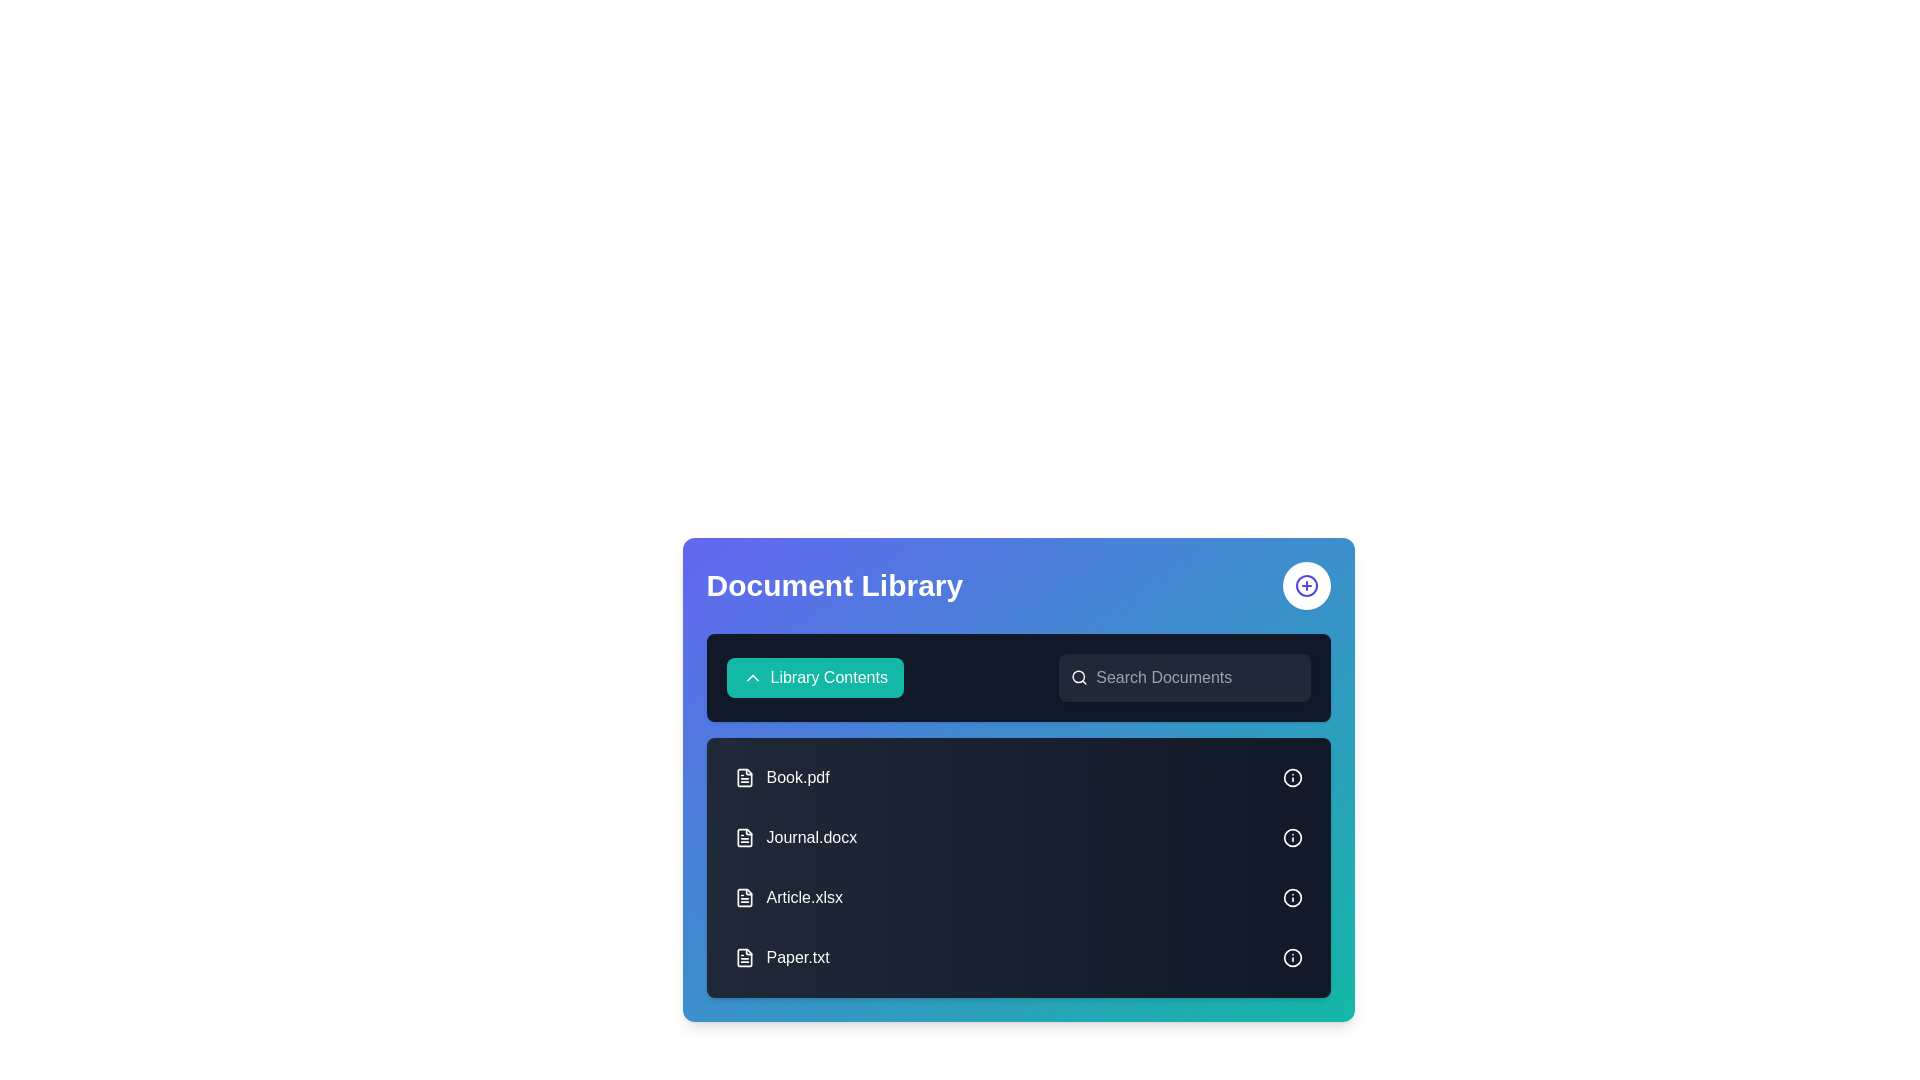 The width and height of the screenshot is (1920, 1080). Describe the element at coordinates (1306, 585) in the screenshot. I see `the SVG-circle graphical element, which is a circular outline located in the top-right region of the interface, part of a cross graphical representation` at that location.